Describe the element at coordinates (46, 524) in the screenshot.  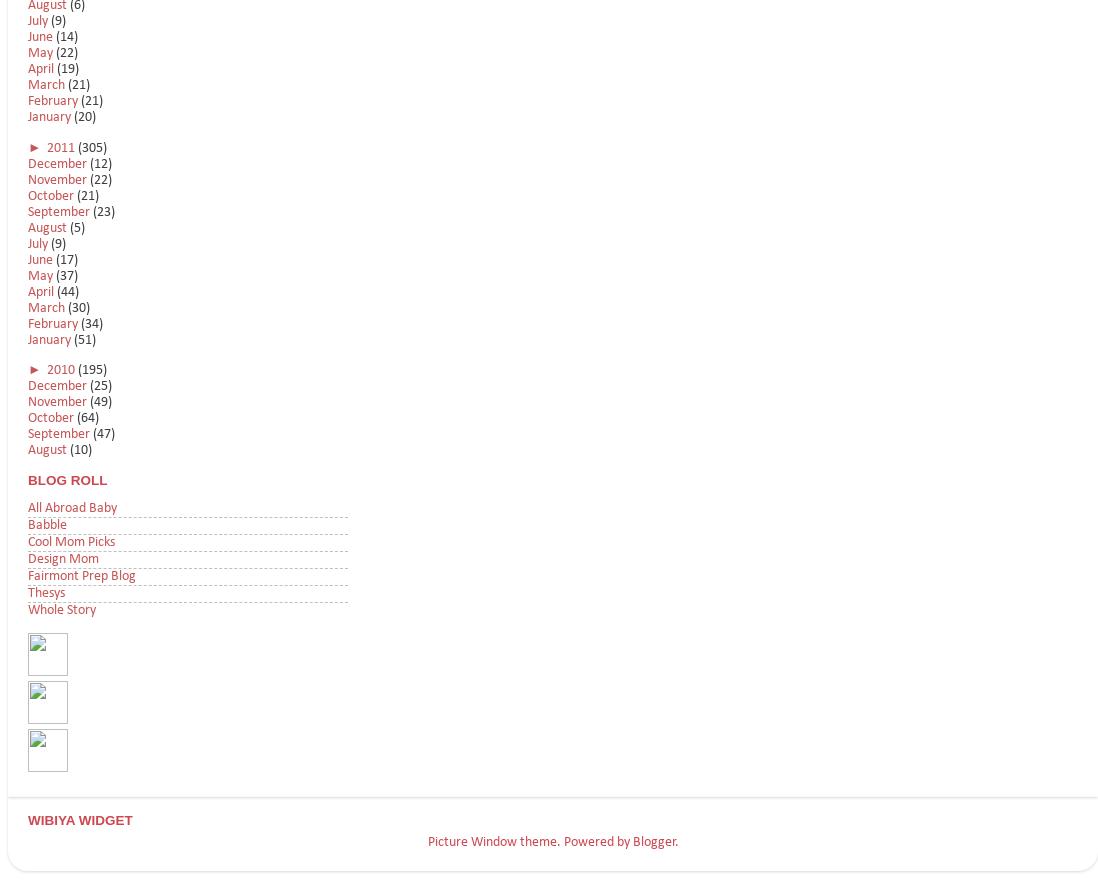
I see `'Babble'` at that location.